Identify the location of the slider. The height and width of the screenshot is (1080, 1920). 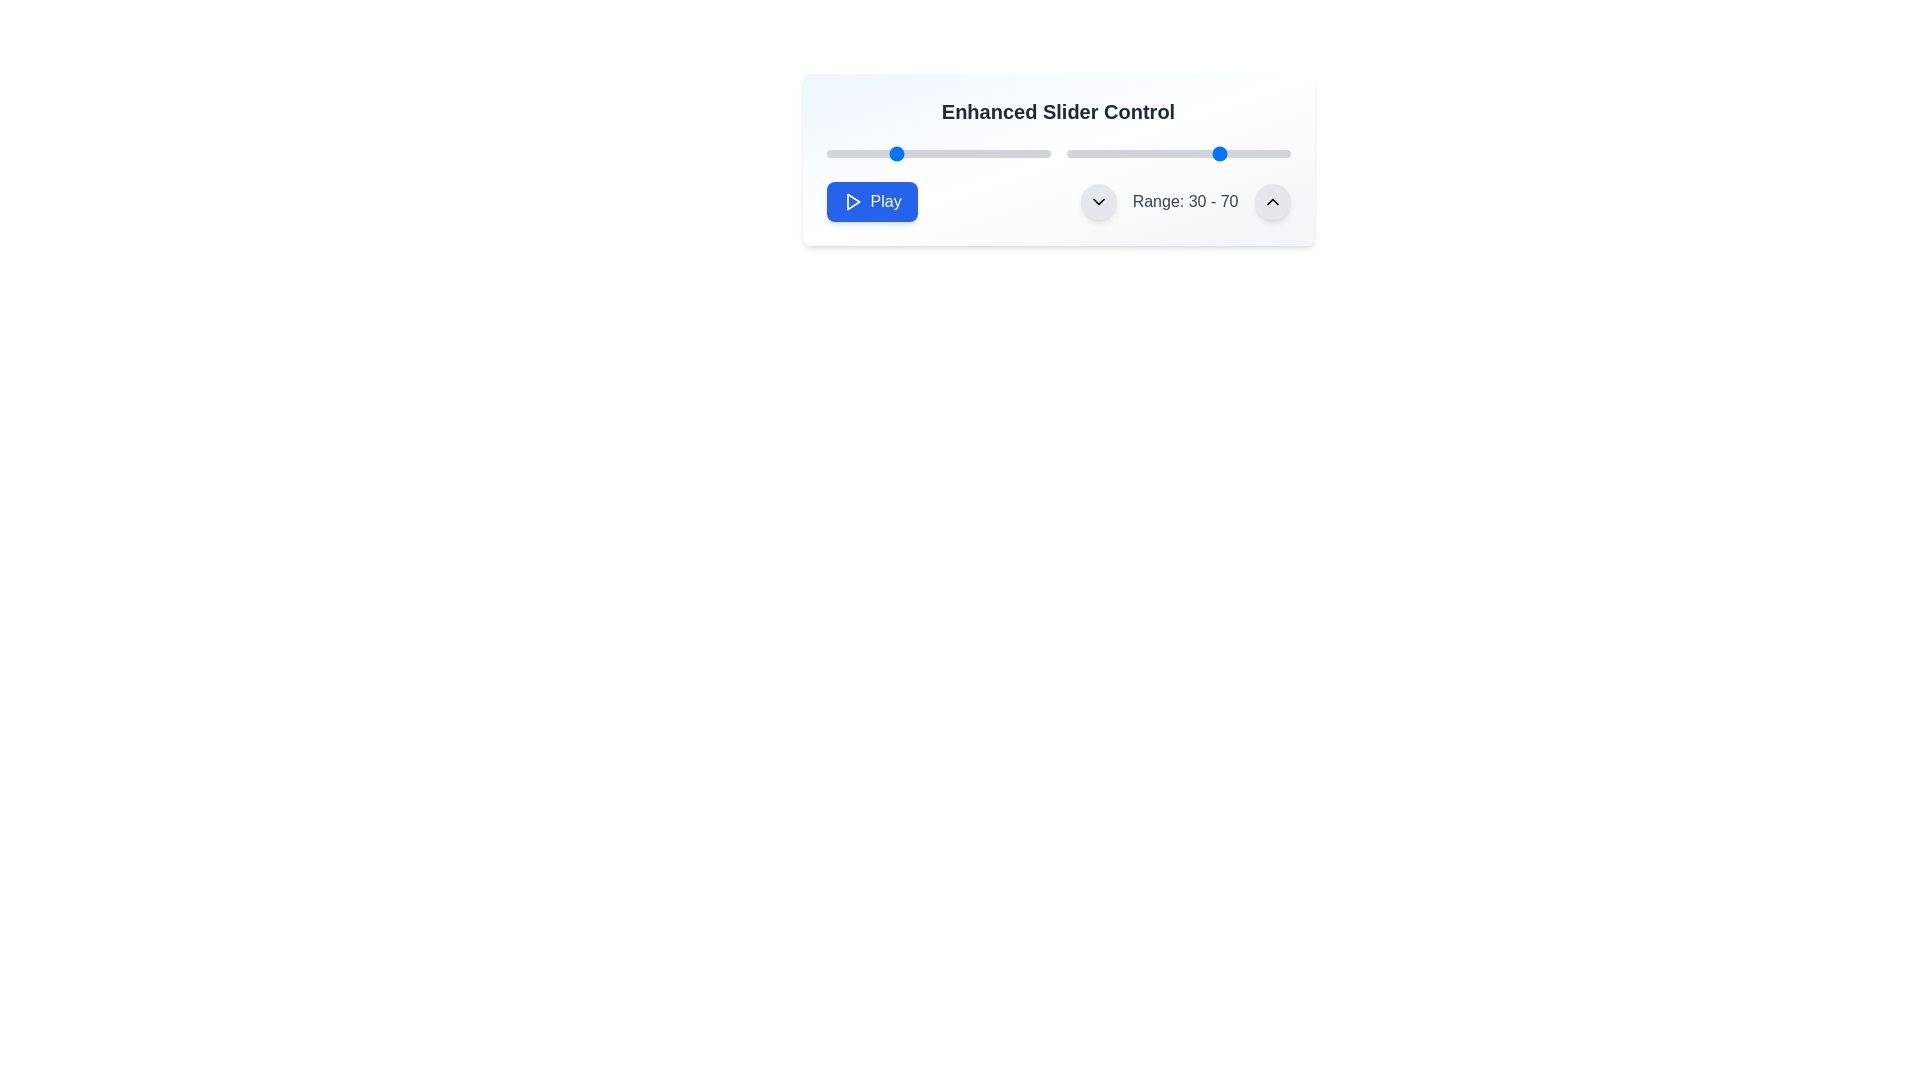
(996, 153).